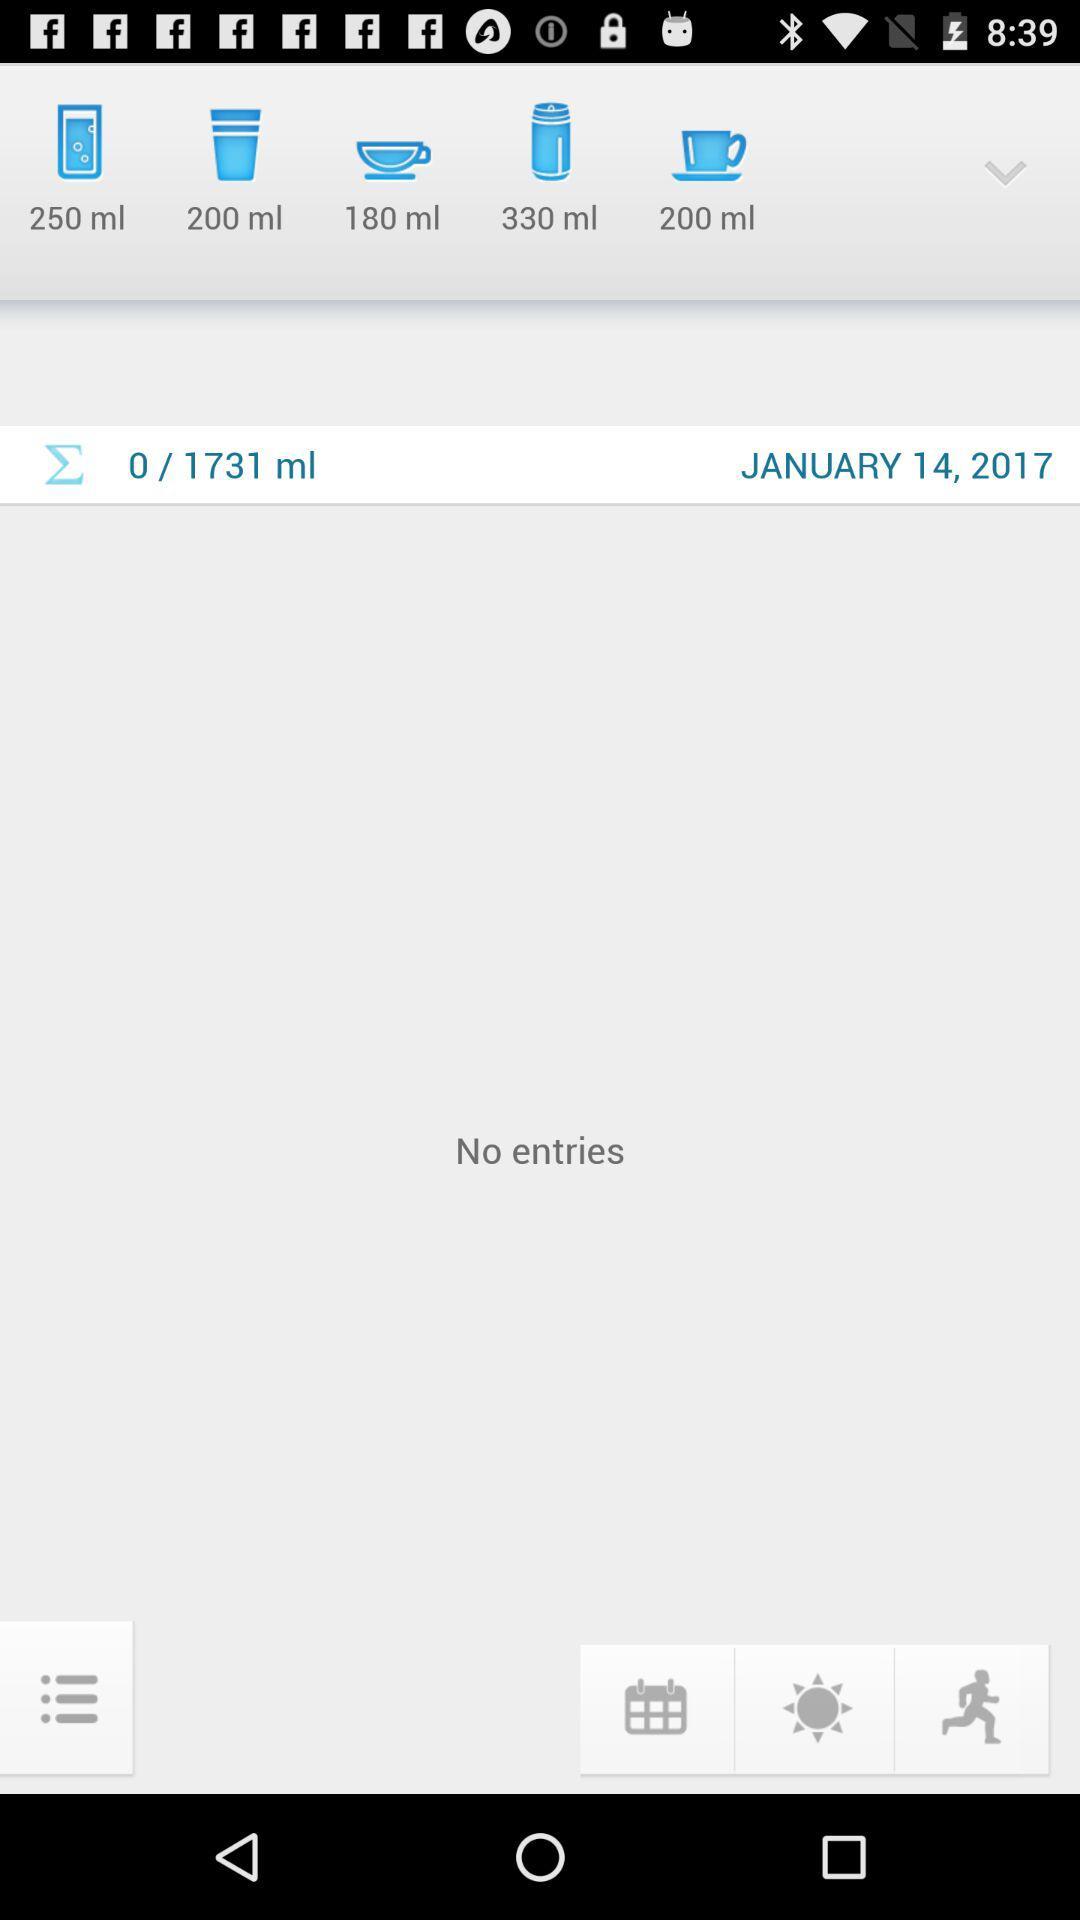 Image resolution: width=1080 pixels, height=1920 pixels. I want to click on the list icon, so click(68, 1820).